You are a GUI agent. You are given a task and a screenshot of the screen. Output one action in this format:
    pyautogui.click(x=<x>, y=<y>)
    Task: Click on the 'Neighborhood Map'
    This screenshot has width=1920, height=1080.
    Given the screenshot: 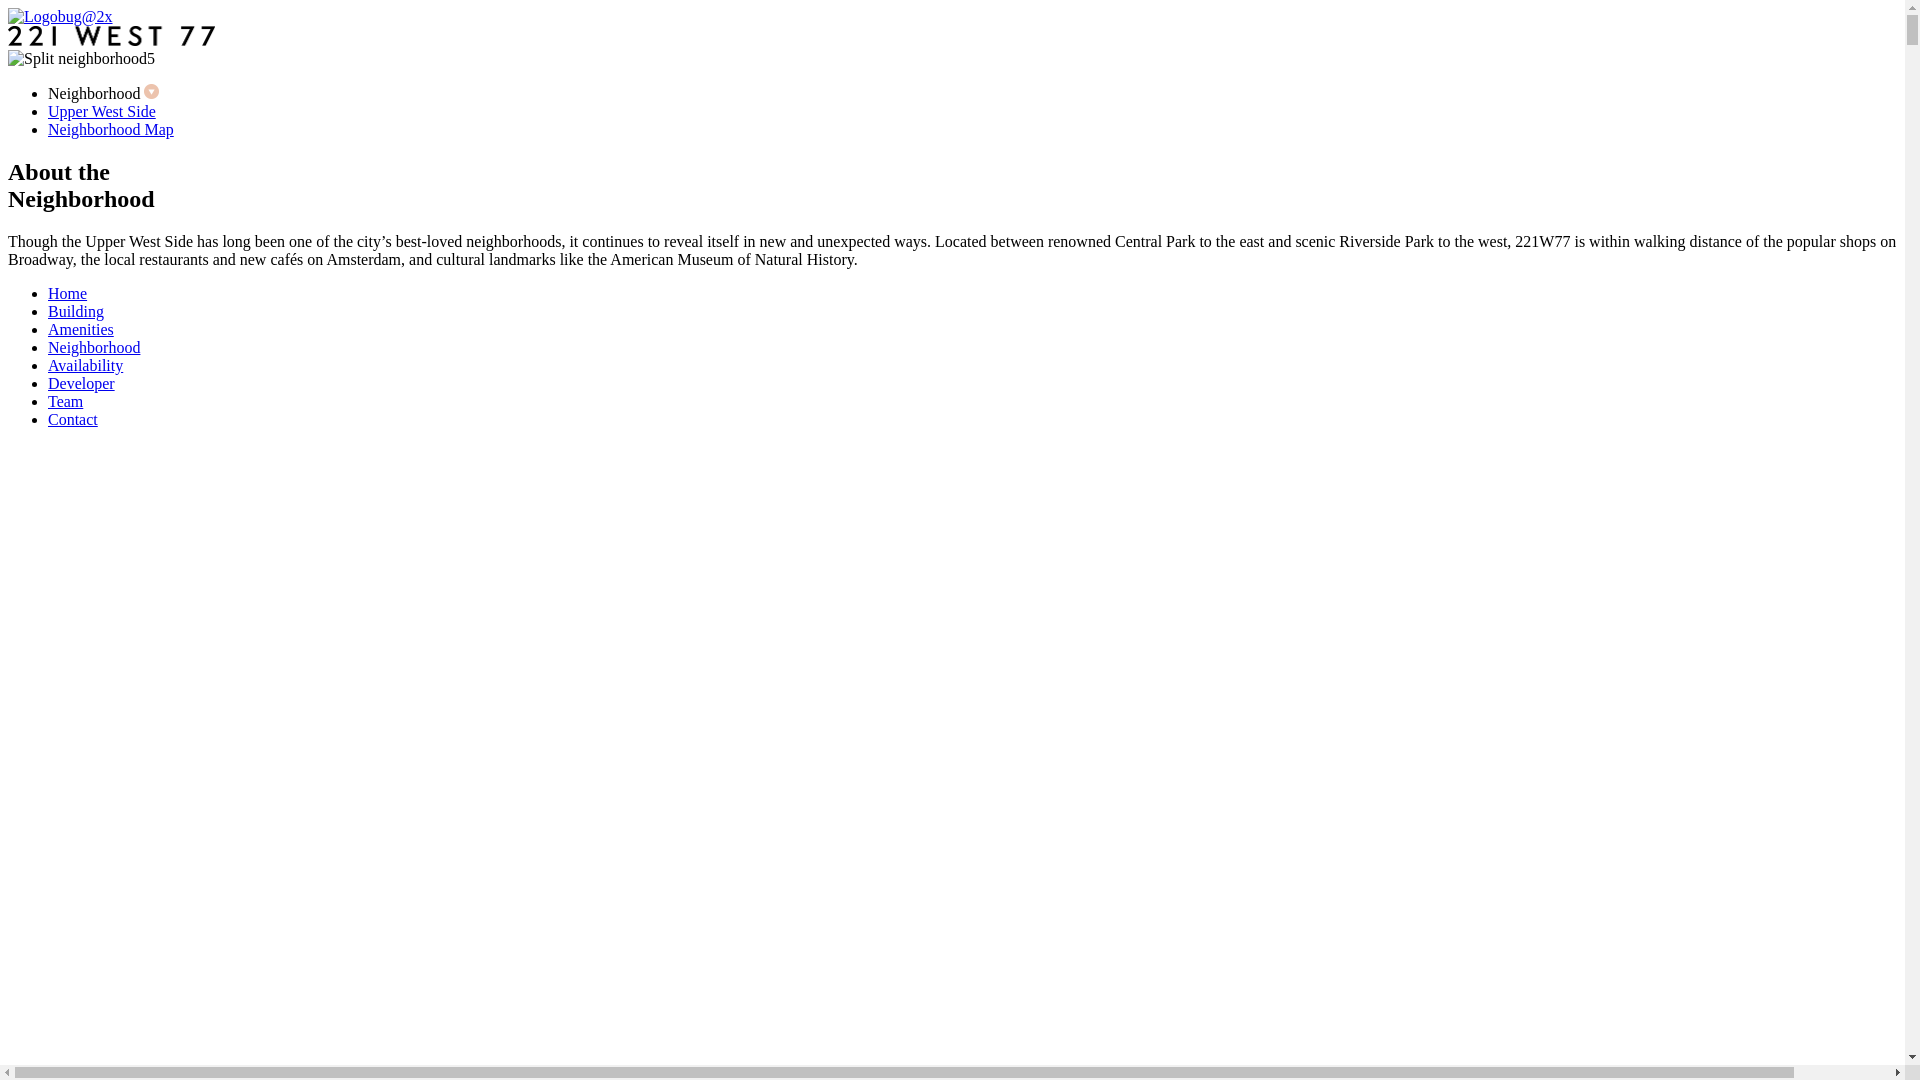 What is the action you would take?
    pyautogui.click(x=109, y=129)
    